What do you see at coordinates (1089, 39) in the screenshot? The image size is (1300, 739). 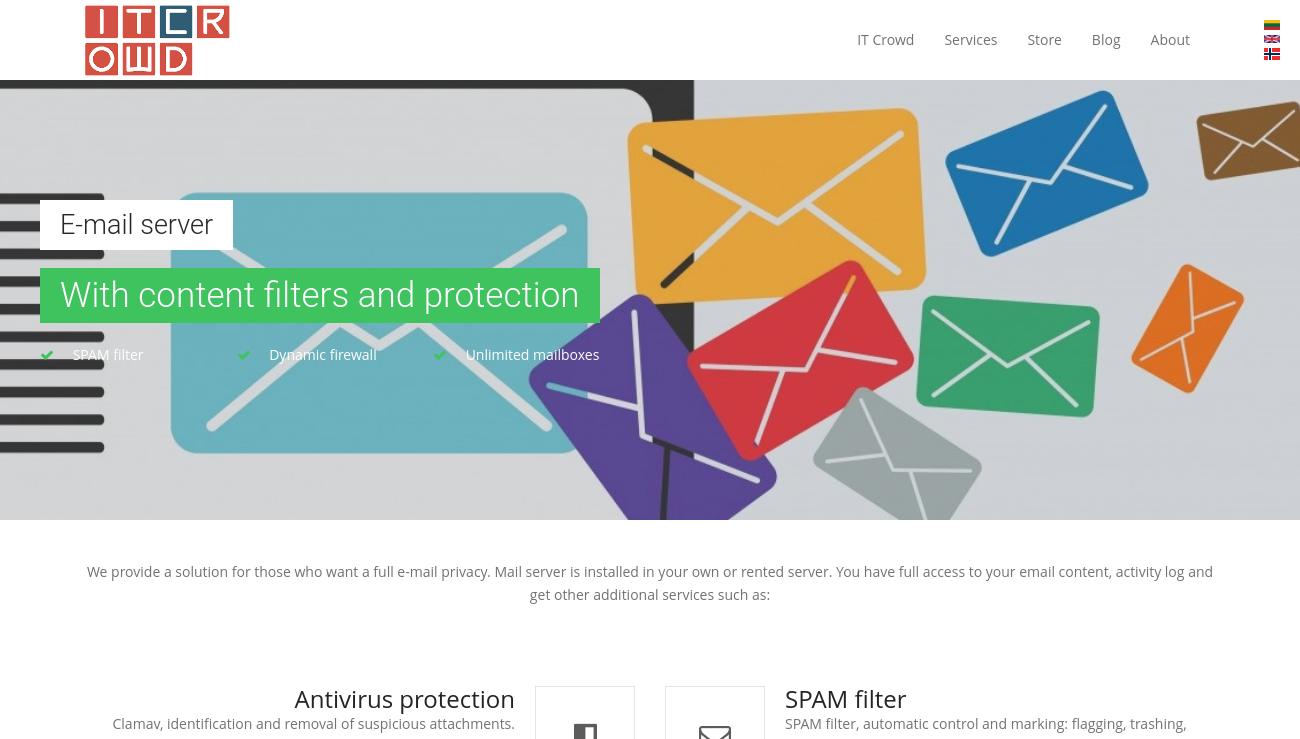 I see `'Blog'` at bounding box center [1089, 39].